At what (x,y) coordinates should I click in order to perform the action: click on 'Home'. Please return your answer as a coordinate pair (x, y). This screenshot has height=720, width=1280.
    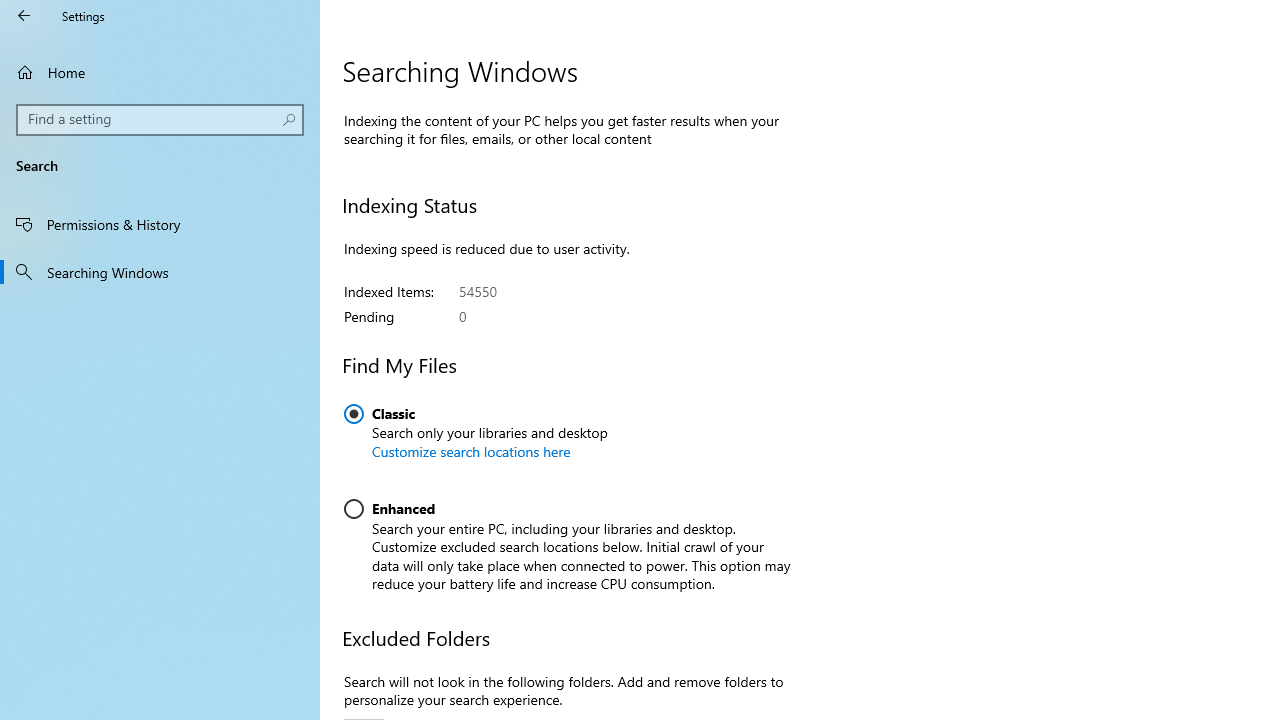
    Looking at the image, I should click on (160, 71).